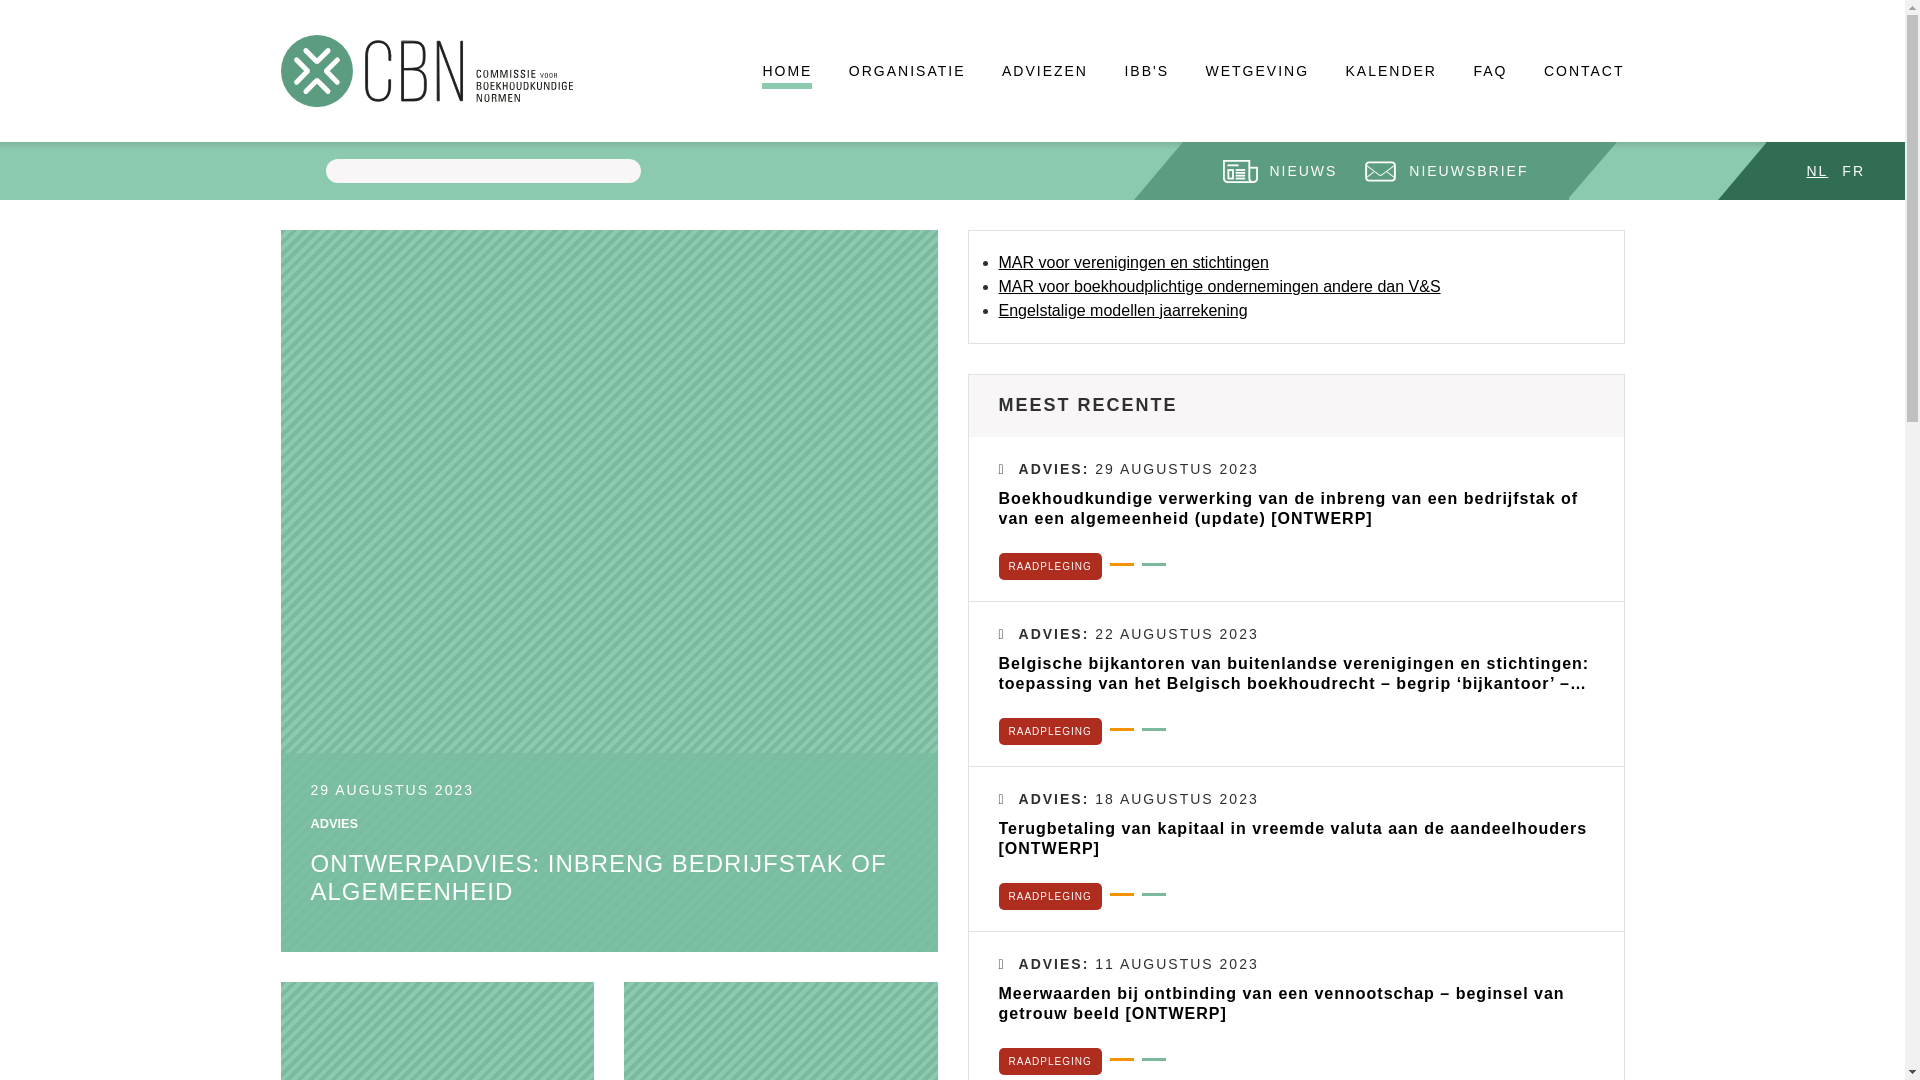  I want to click on 'MAR voor verenigingen en stichtingen', so click(1132, 261).